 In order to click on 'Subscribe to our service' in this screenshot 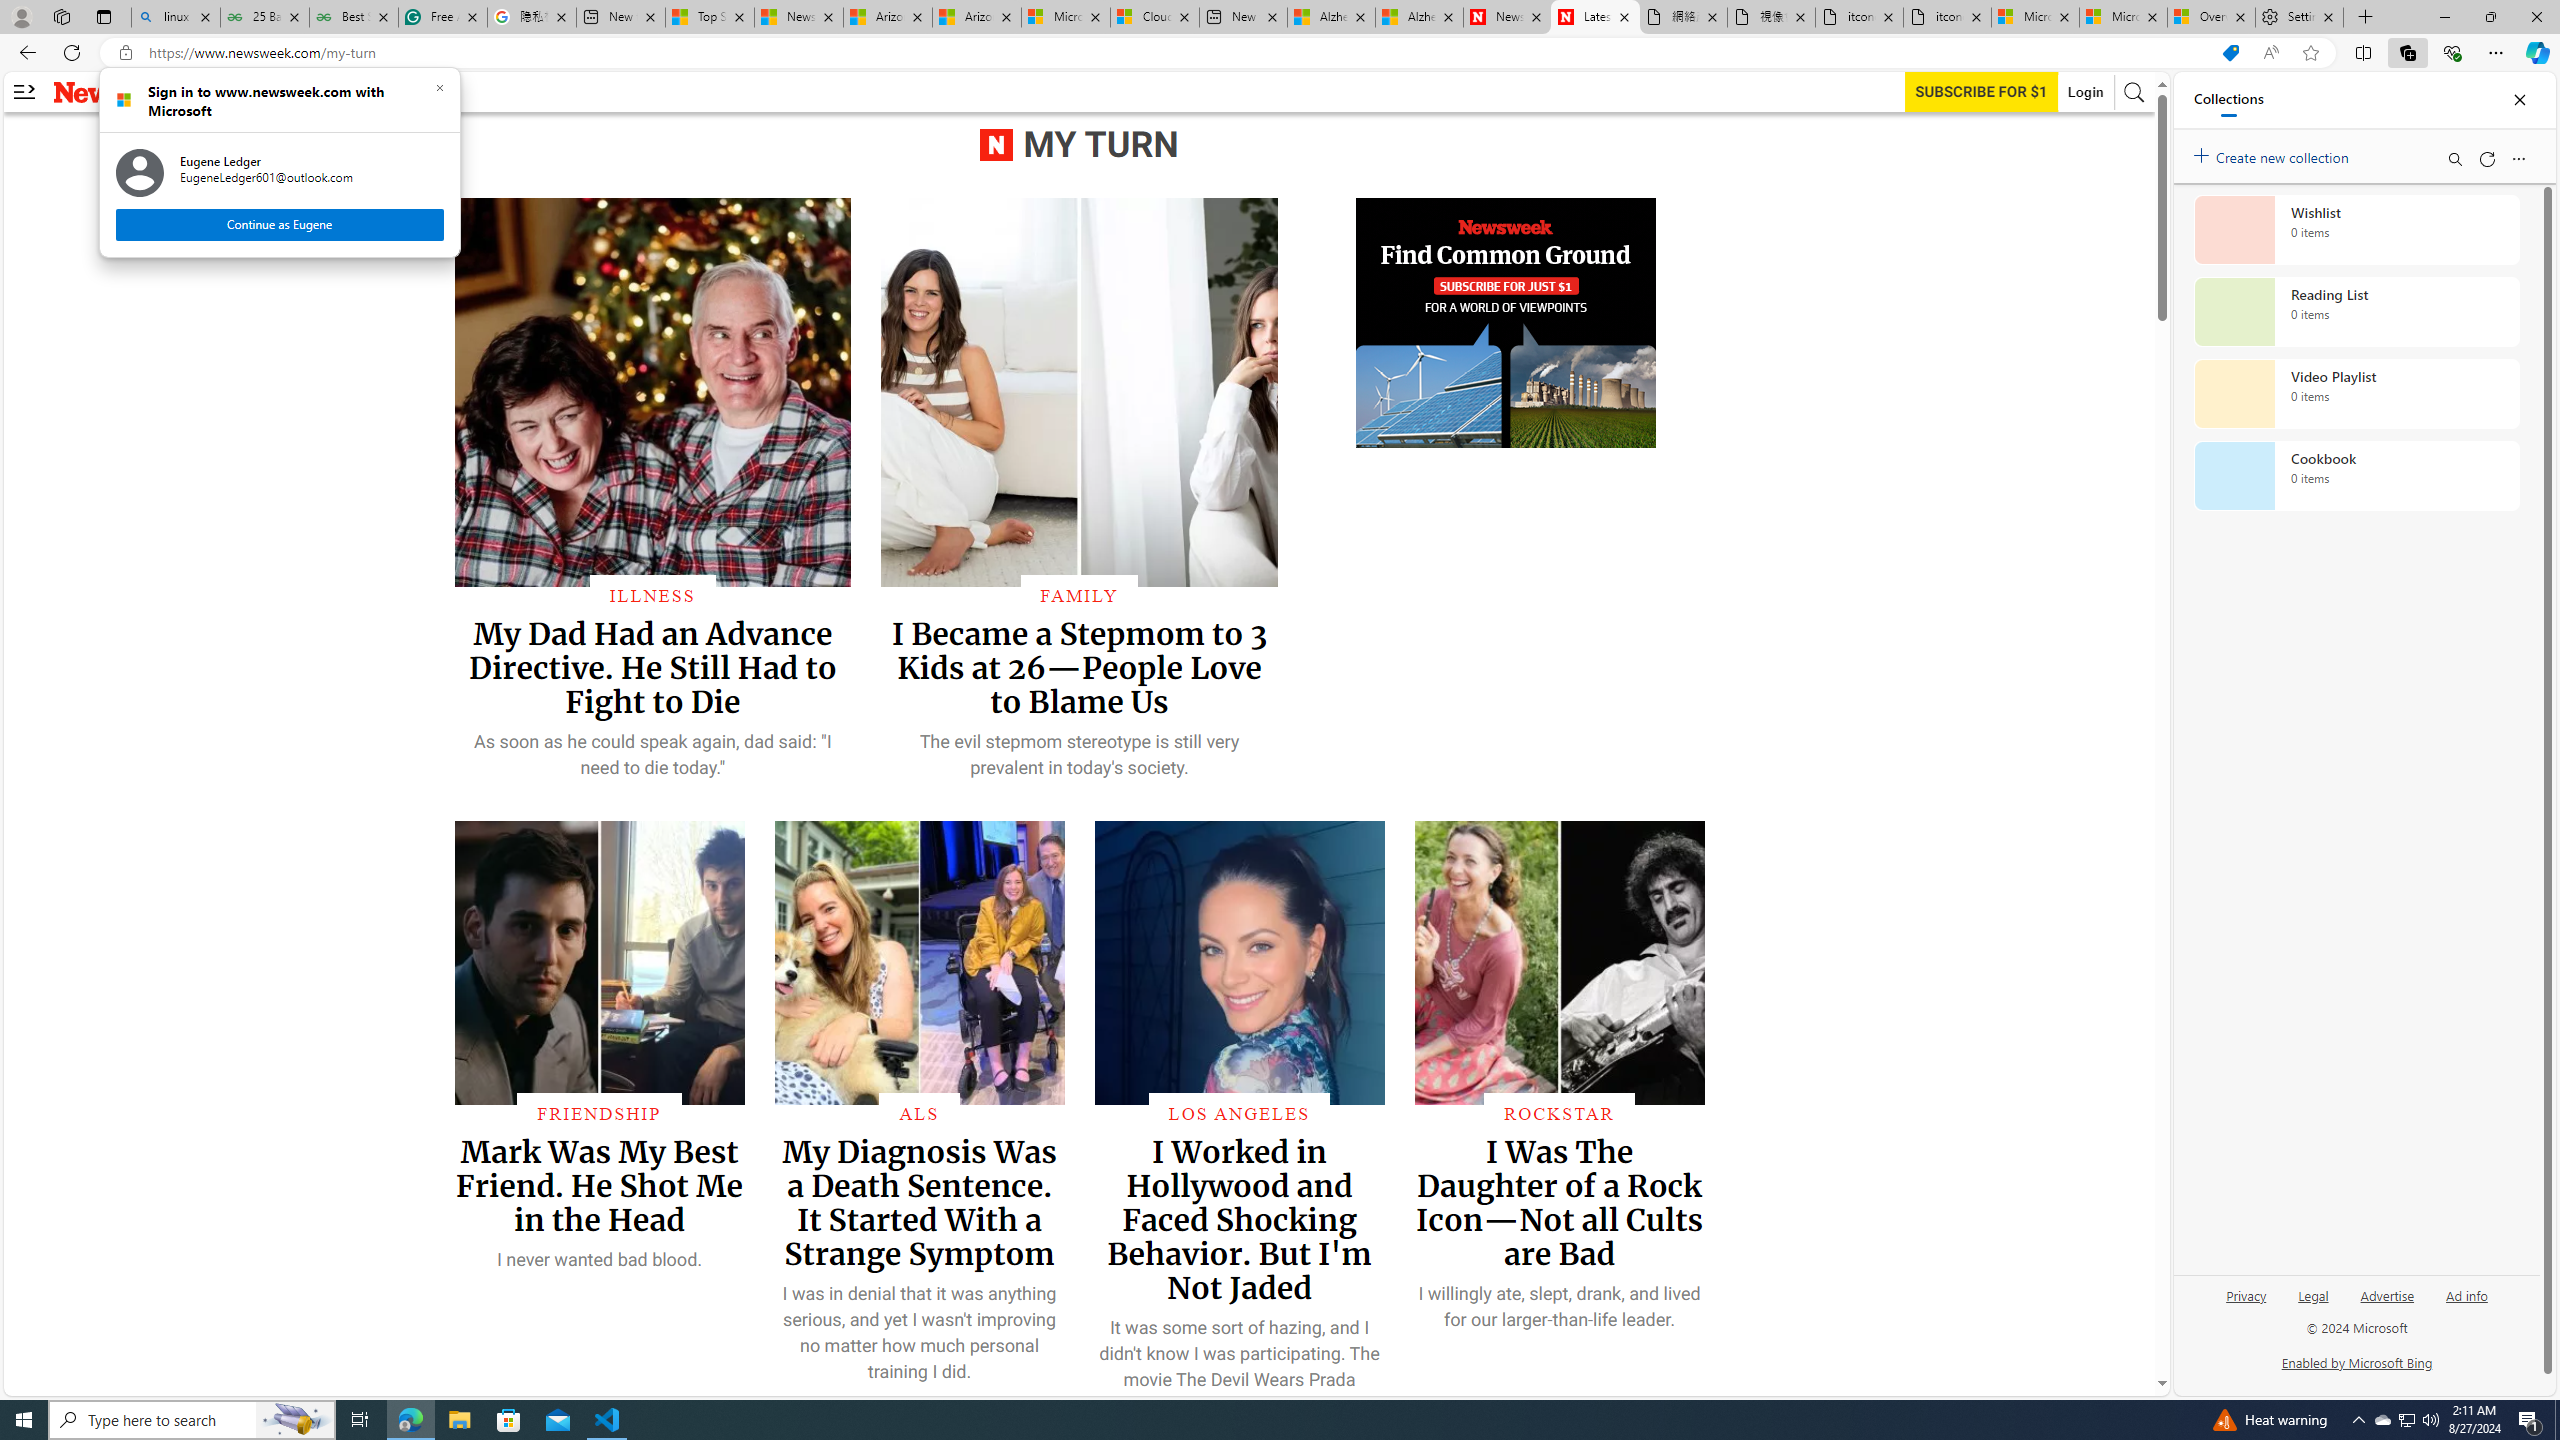, I will do `click(1981, 91)`.